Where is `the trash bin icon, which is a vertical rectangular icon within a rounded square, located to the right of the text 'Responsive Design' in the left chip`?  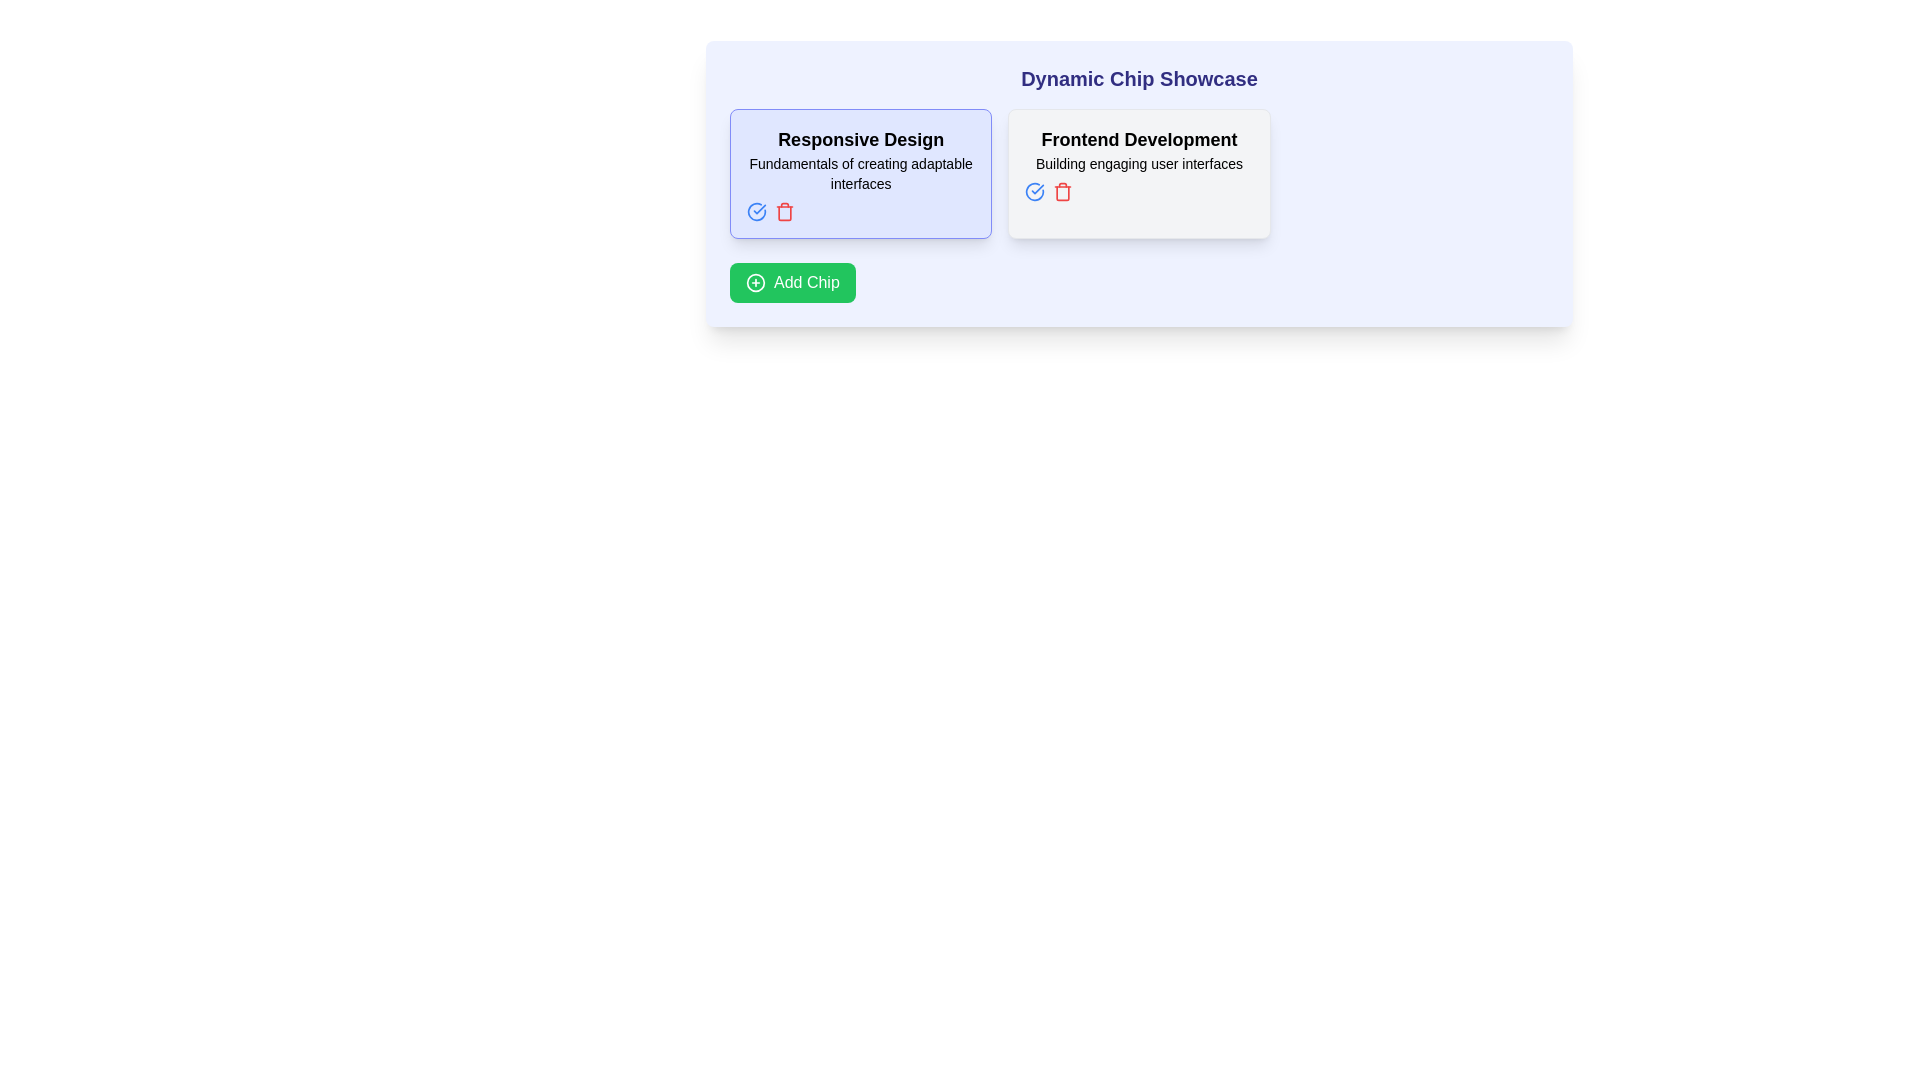
the trash bin icon, which is a vertical rectangular icon within a rounded square, located to the right of the text 'Responsive Design' in the left chip is located at coordinates (784, 212).